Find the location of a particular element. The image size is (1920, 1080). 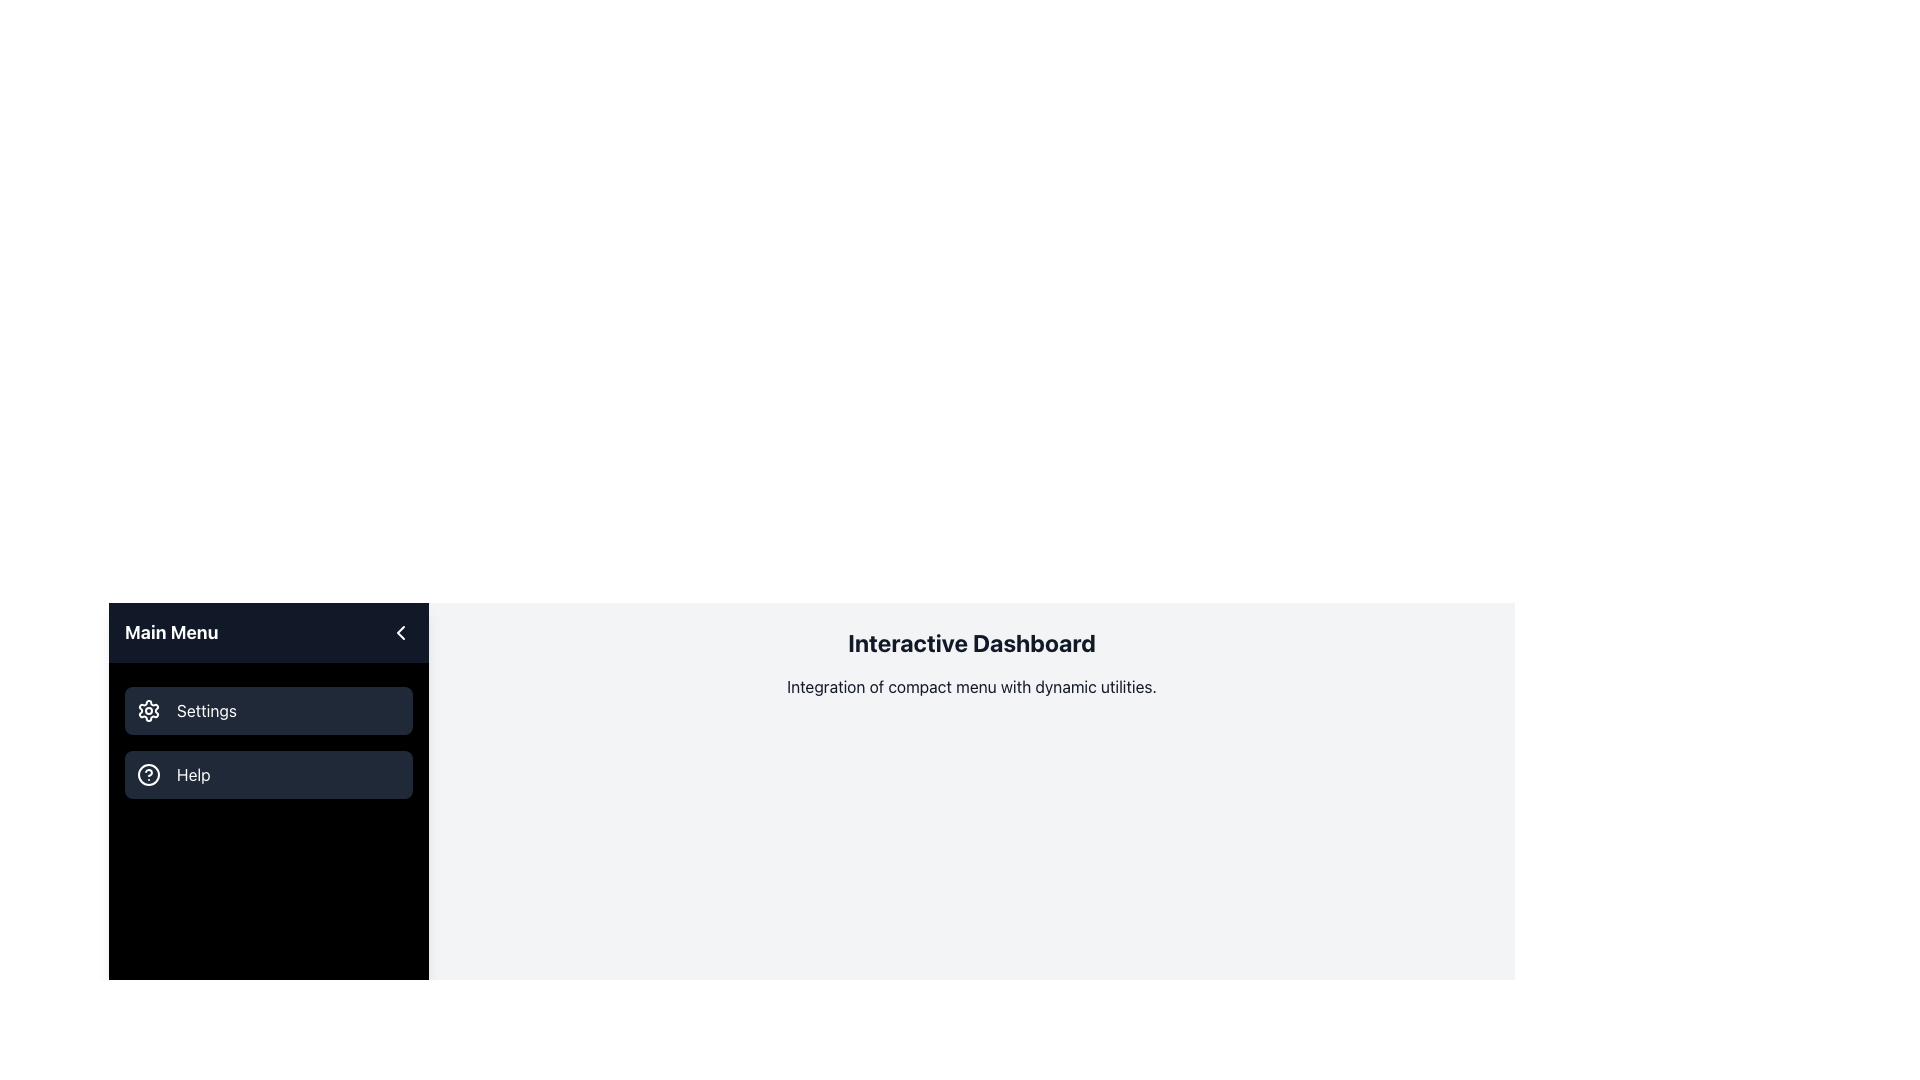

the SVG Circle Graphic that is the inner circle of the icon associated with the 'Help' menu option in the left sidebar, located centrally below the 'Settings' option is located at coordinates (147, 774).